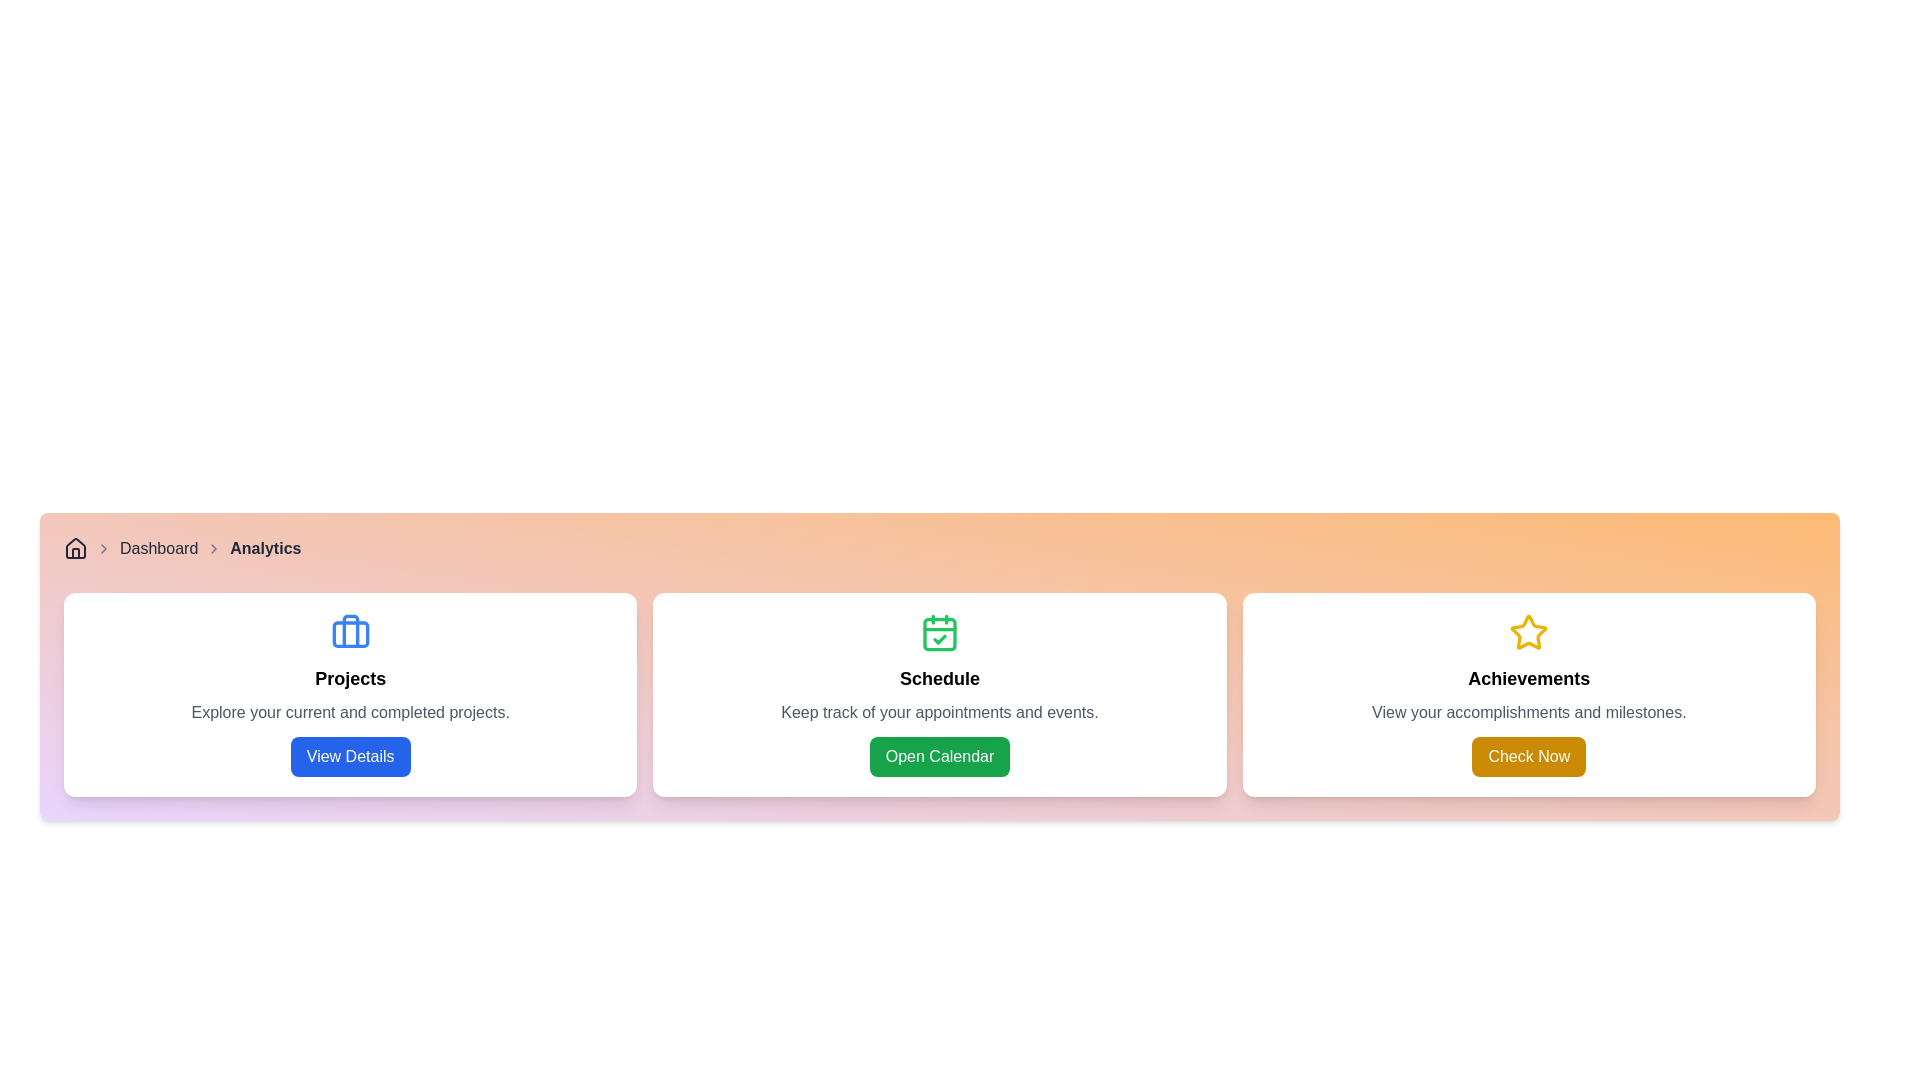 Image resolution: width=1920 pixels, height=1080 pixels. Describe the element at coordinates (1528, 677) in the screenshot. I see `the 'Achievements' header text, which is styled in bold and large font on a white background, located beneath a yellow star icon and above descriptive text and a button labeled 'Check Now'` at that location.